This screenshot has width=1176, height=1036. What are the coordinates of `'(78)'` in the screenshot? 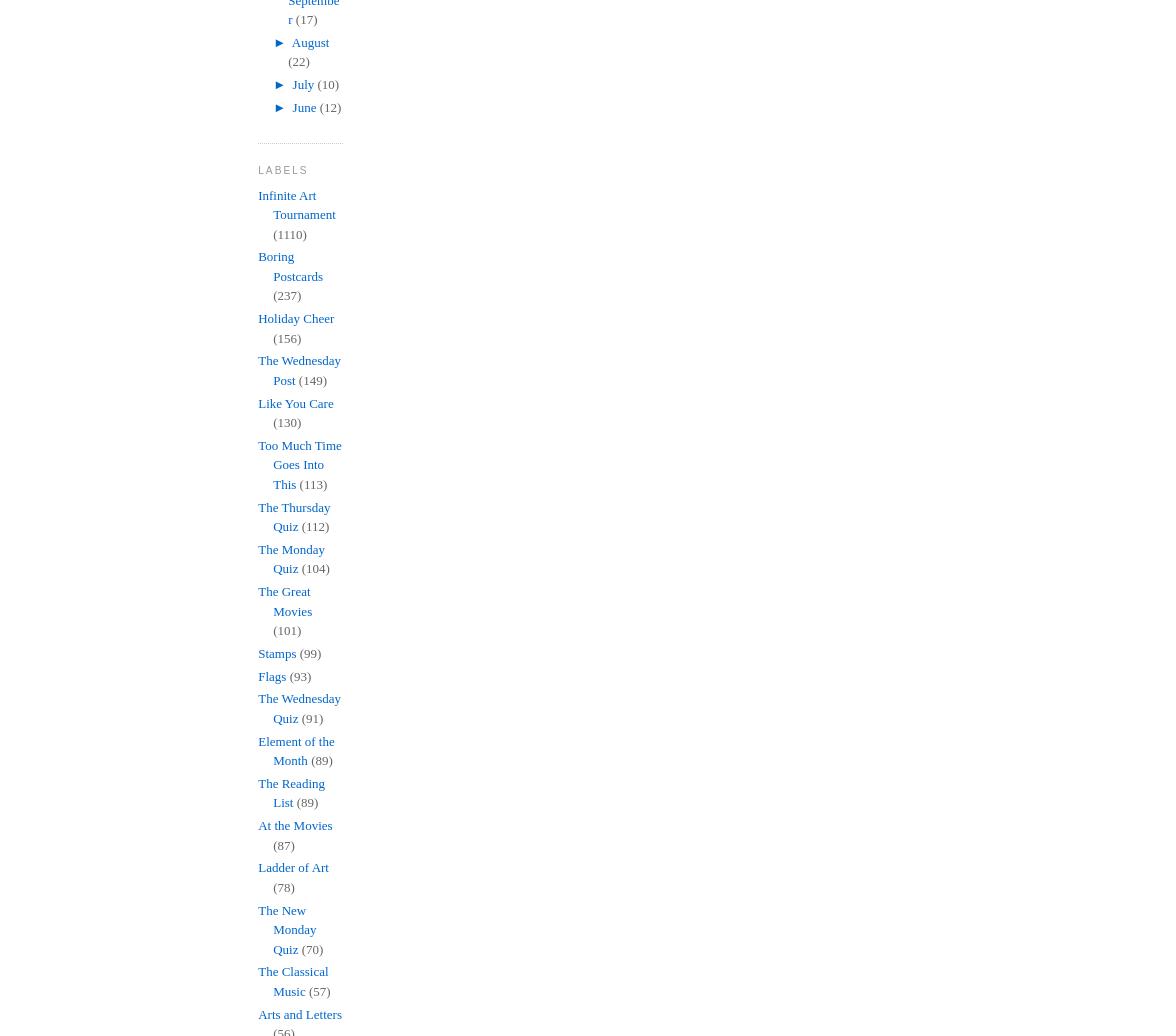 It's located at (272, 886).